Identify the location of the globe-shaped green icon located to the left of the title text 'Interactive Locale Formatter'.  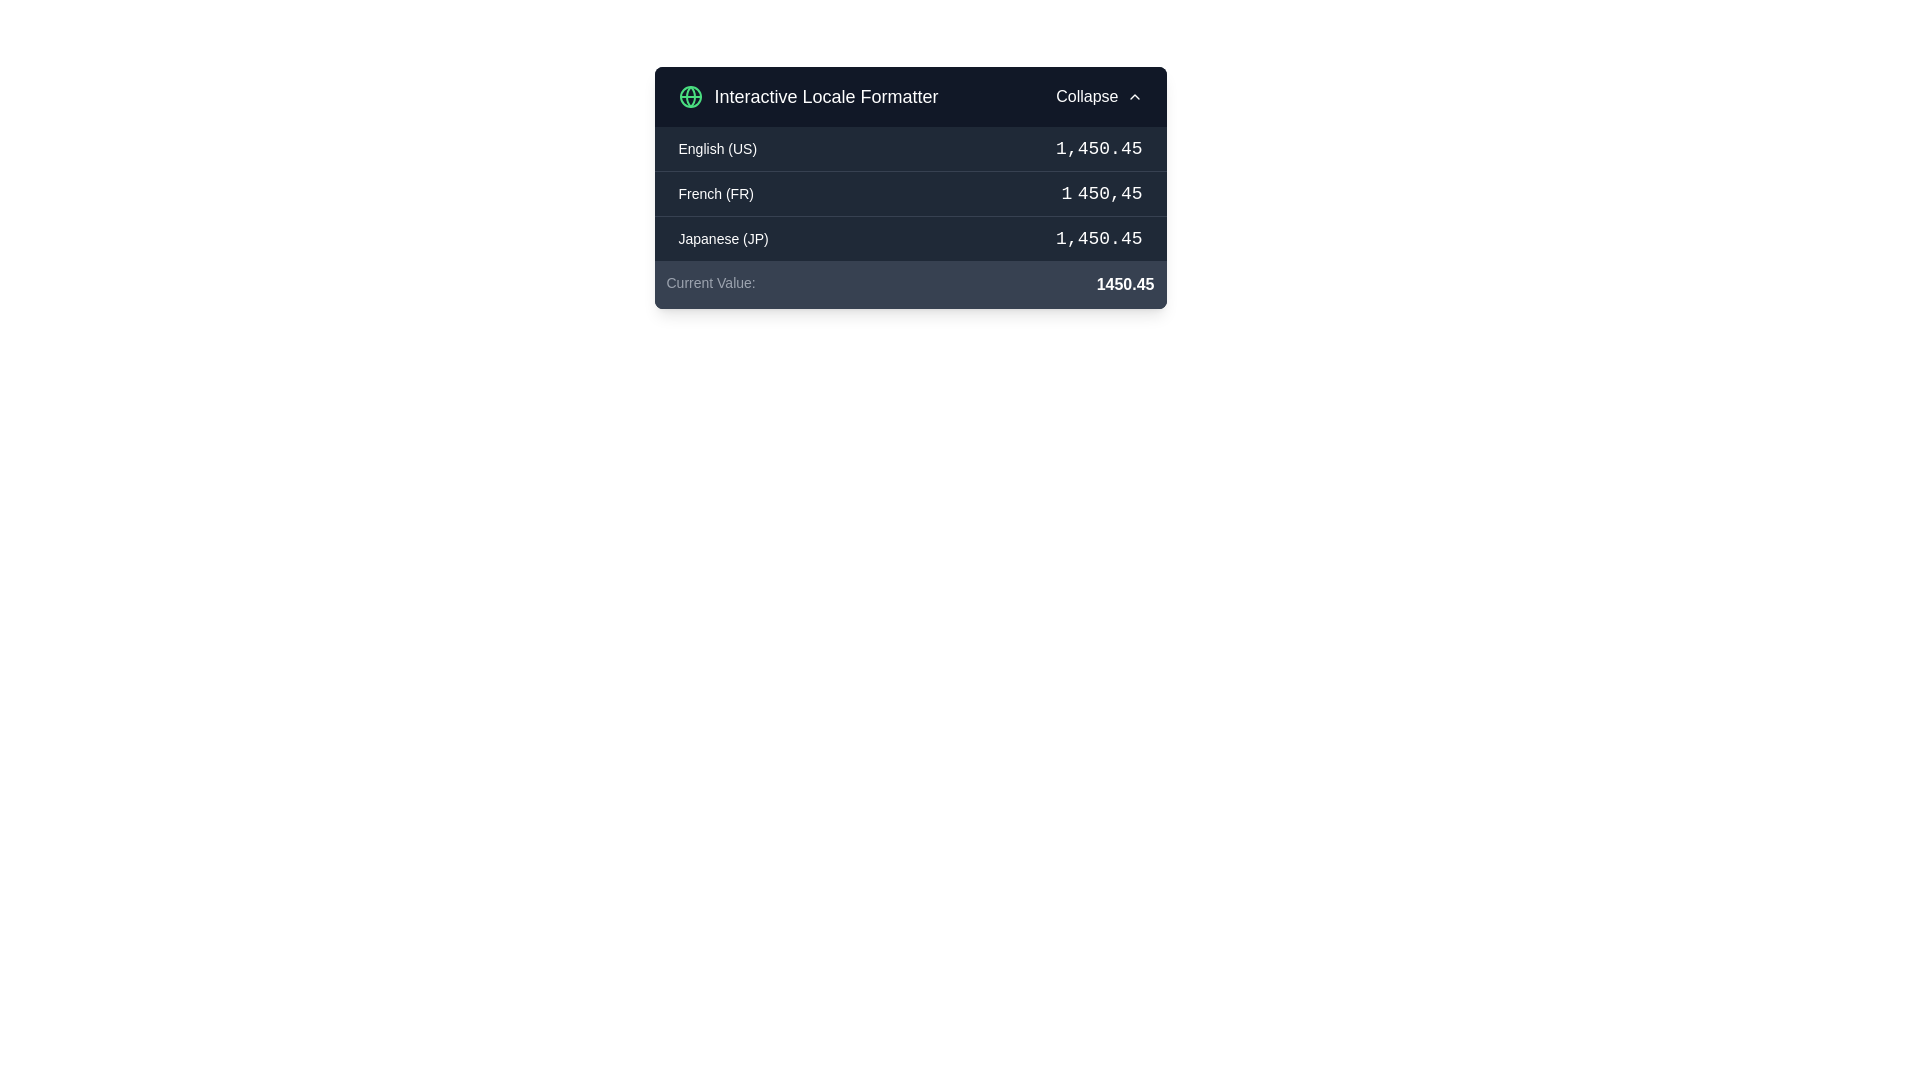
(690, 96).